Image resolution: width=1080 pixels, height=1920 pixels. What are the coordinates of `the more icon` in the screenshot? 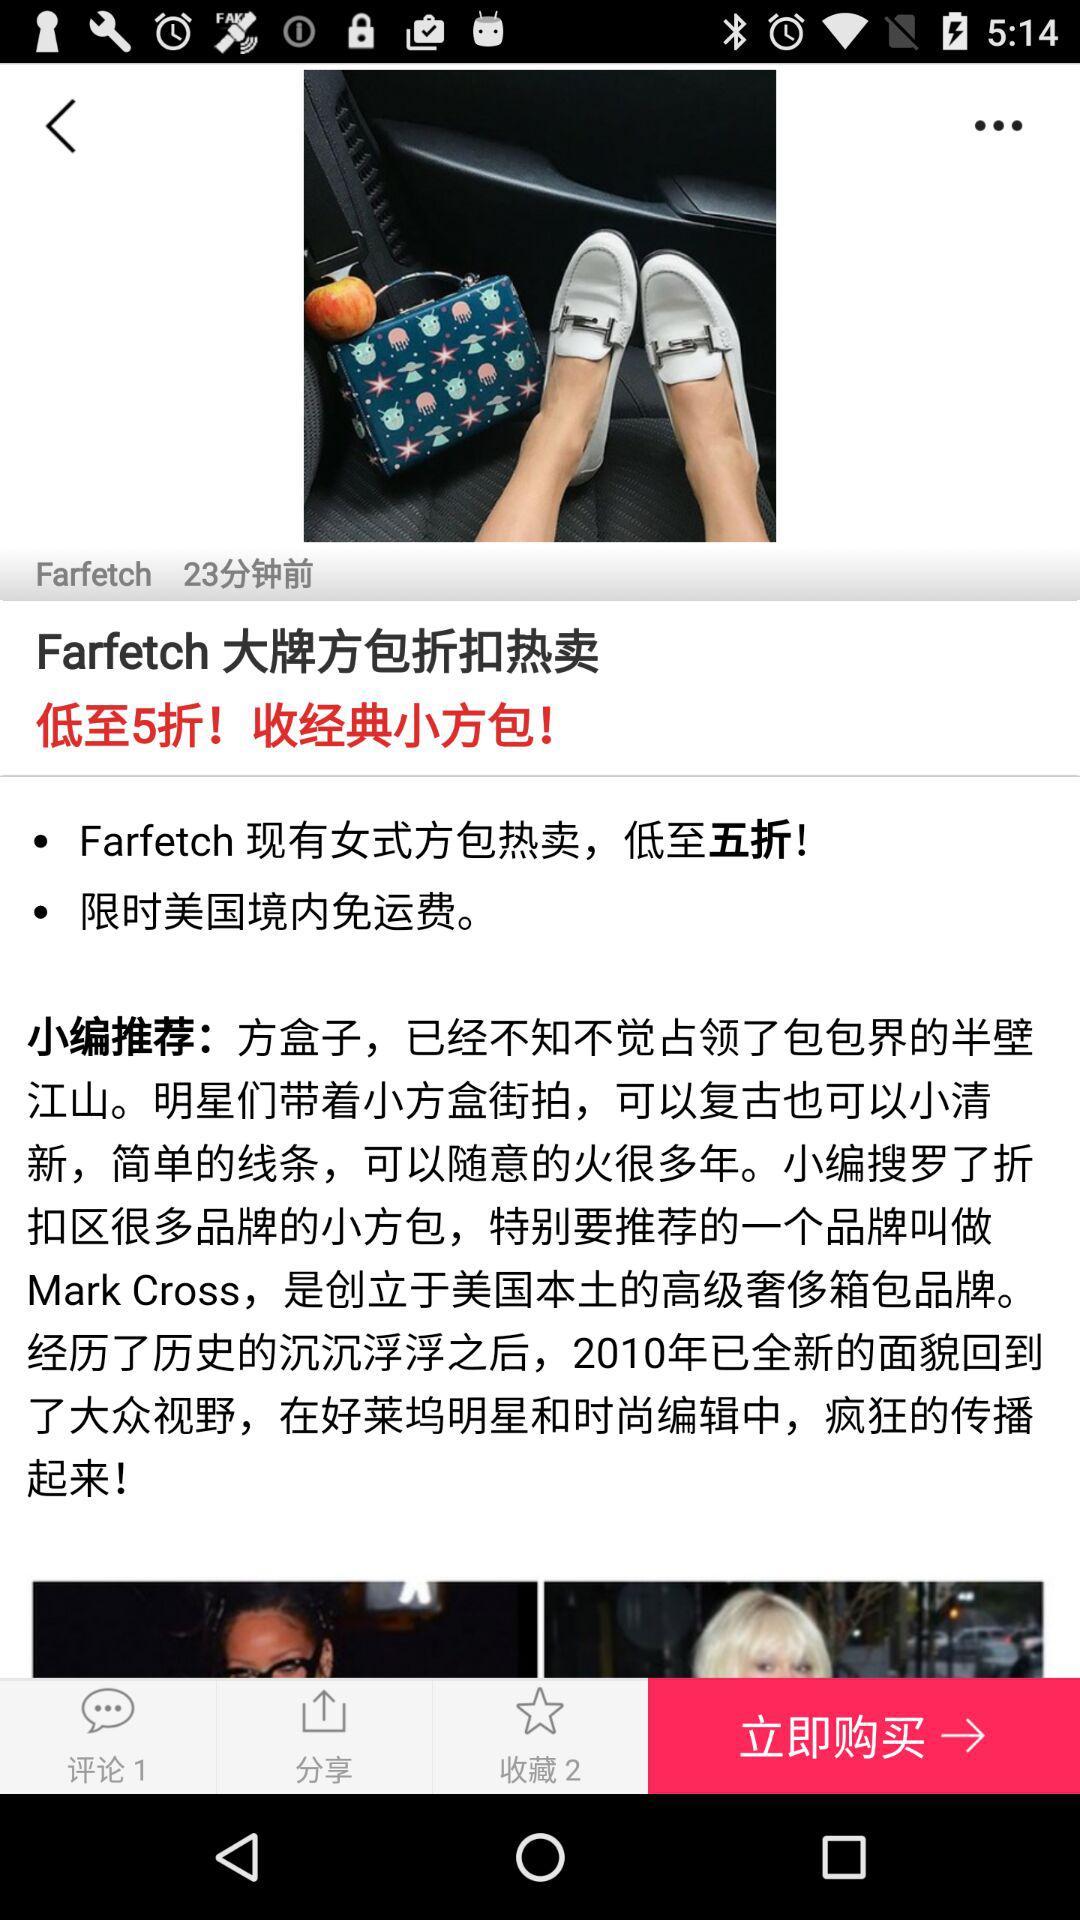 It's located at (998, 133).